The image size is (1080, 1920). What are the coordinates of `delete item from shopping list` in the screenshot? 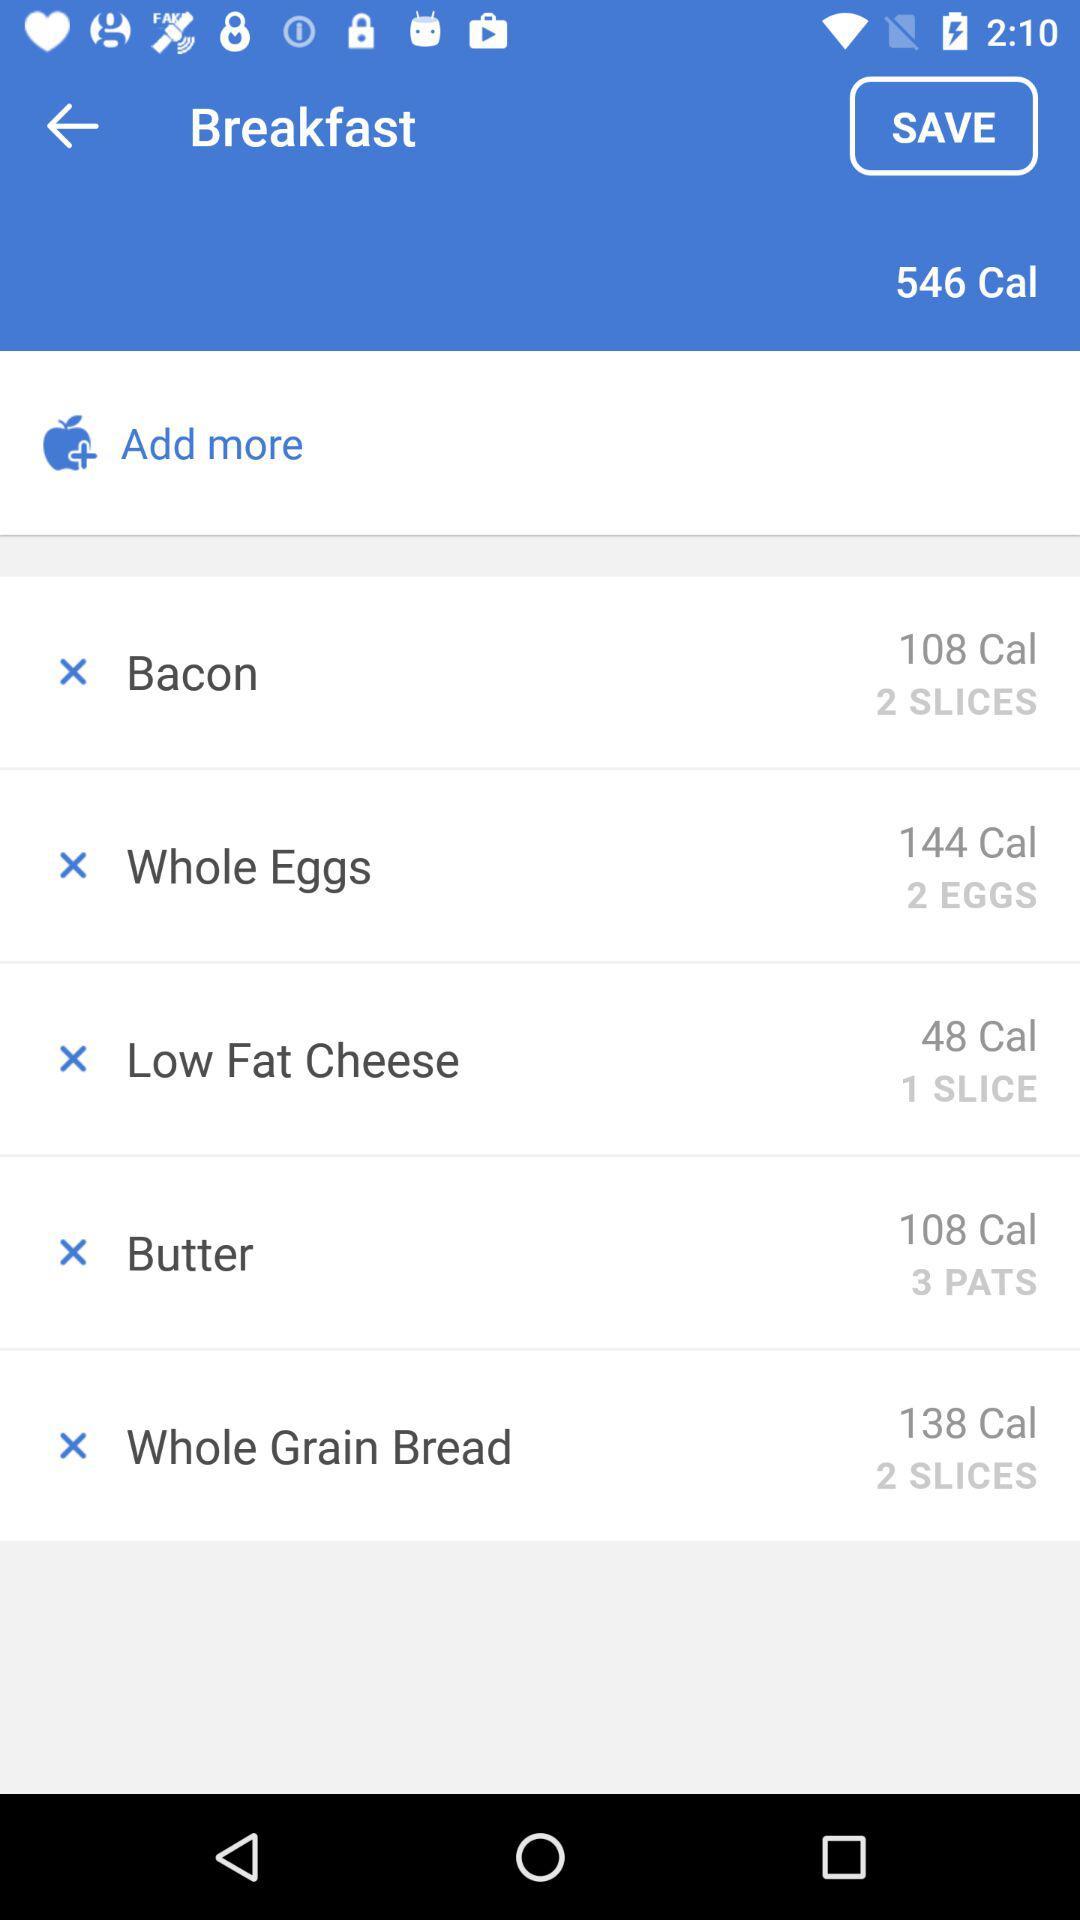 It's located at (61, 1445).